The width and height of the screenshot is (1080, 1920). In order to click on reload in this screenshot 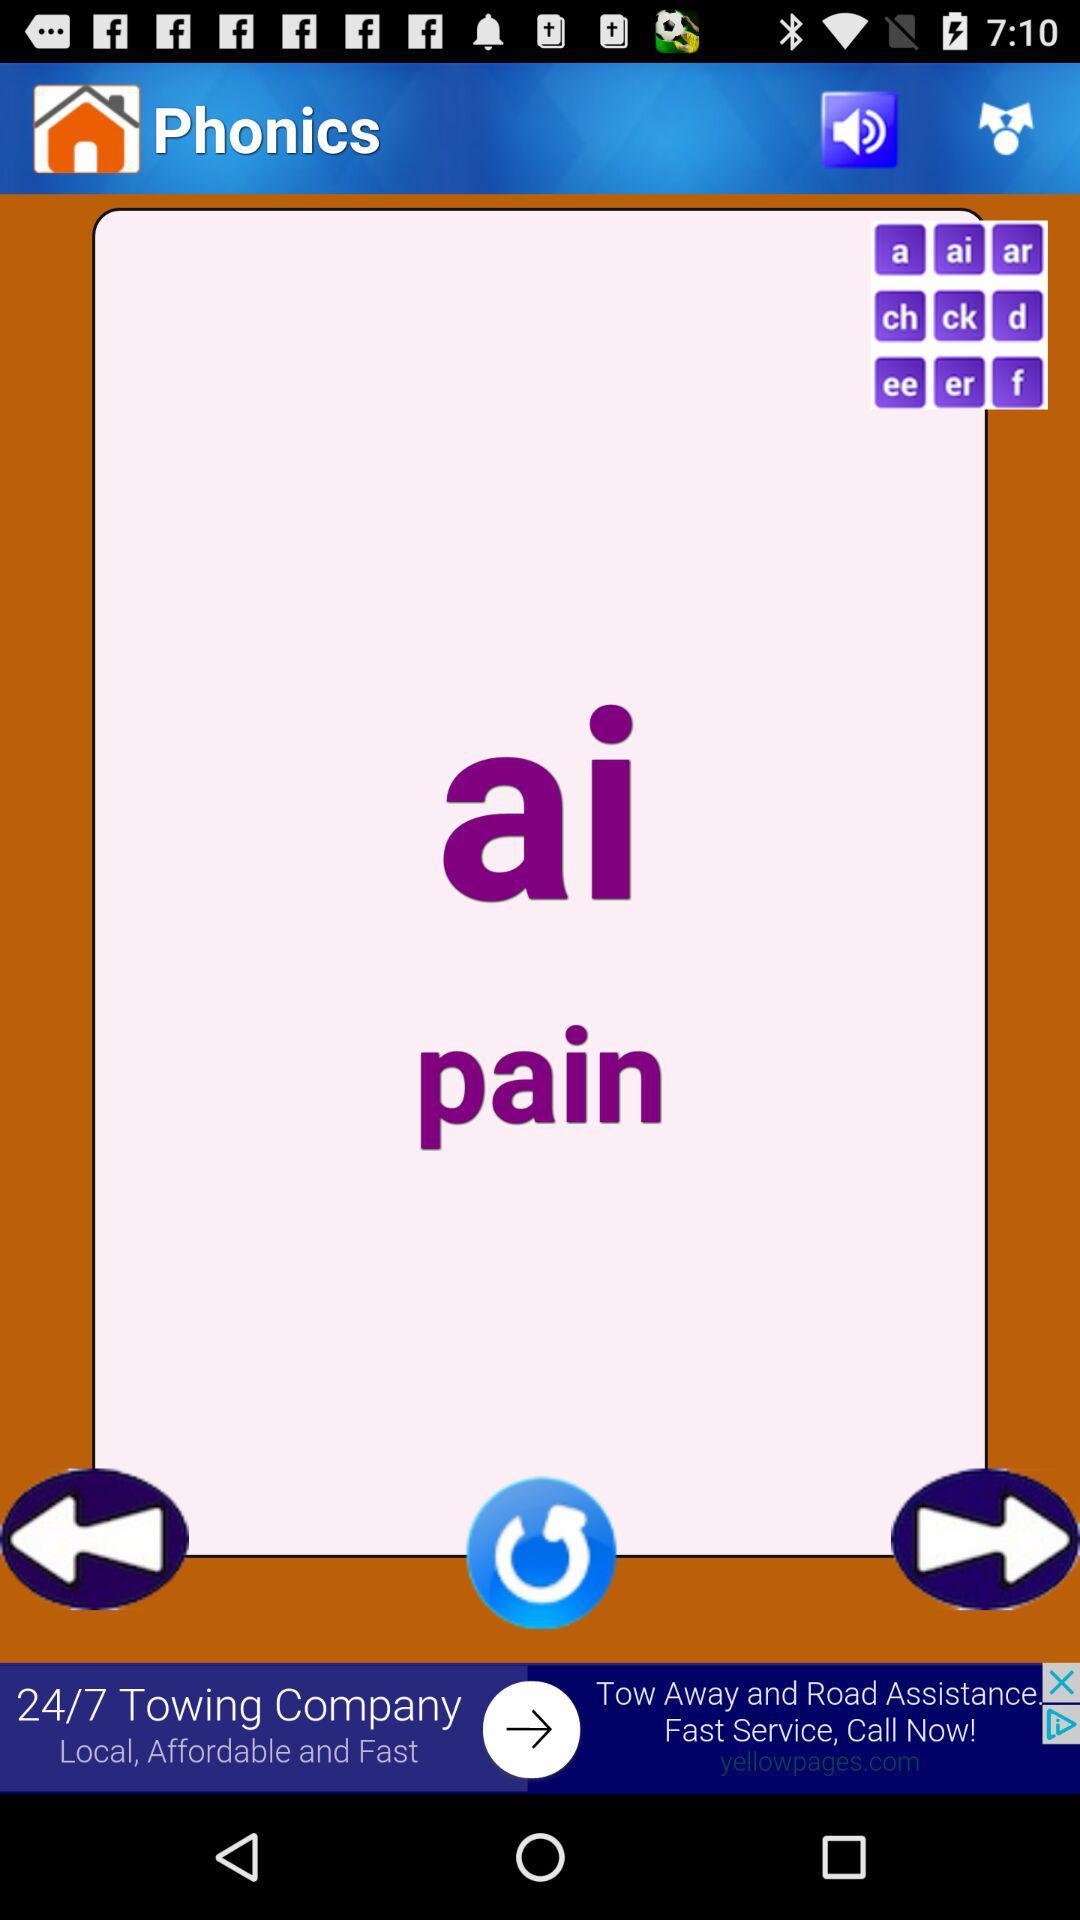, I will do `click(540, 1551)`.